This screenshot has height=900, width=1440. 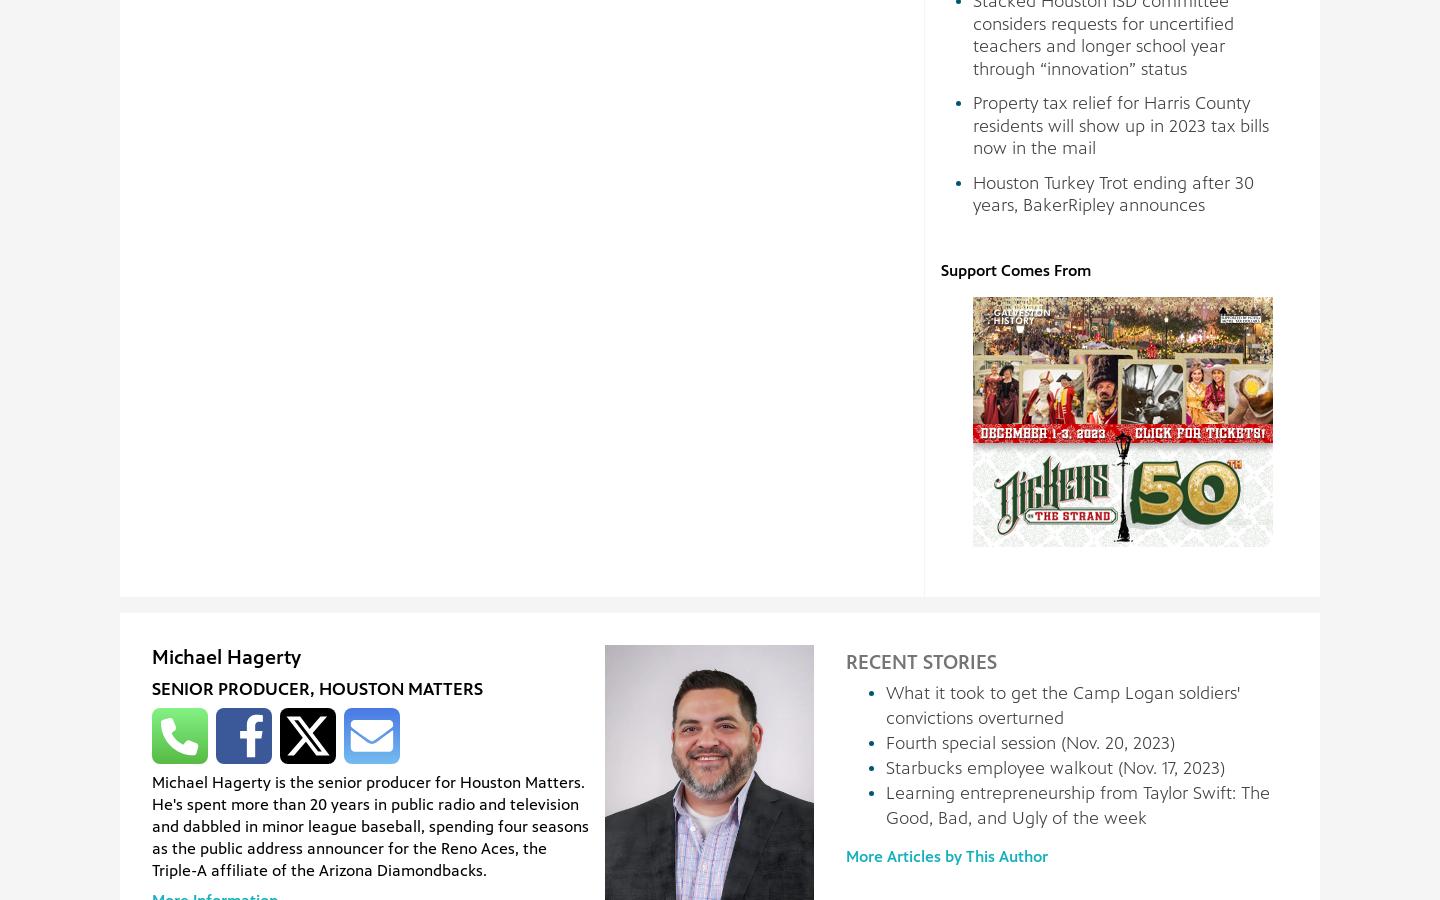 I want to click on 'Recent Stories', so click(x=921, y=661).